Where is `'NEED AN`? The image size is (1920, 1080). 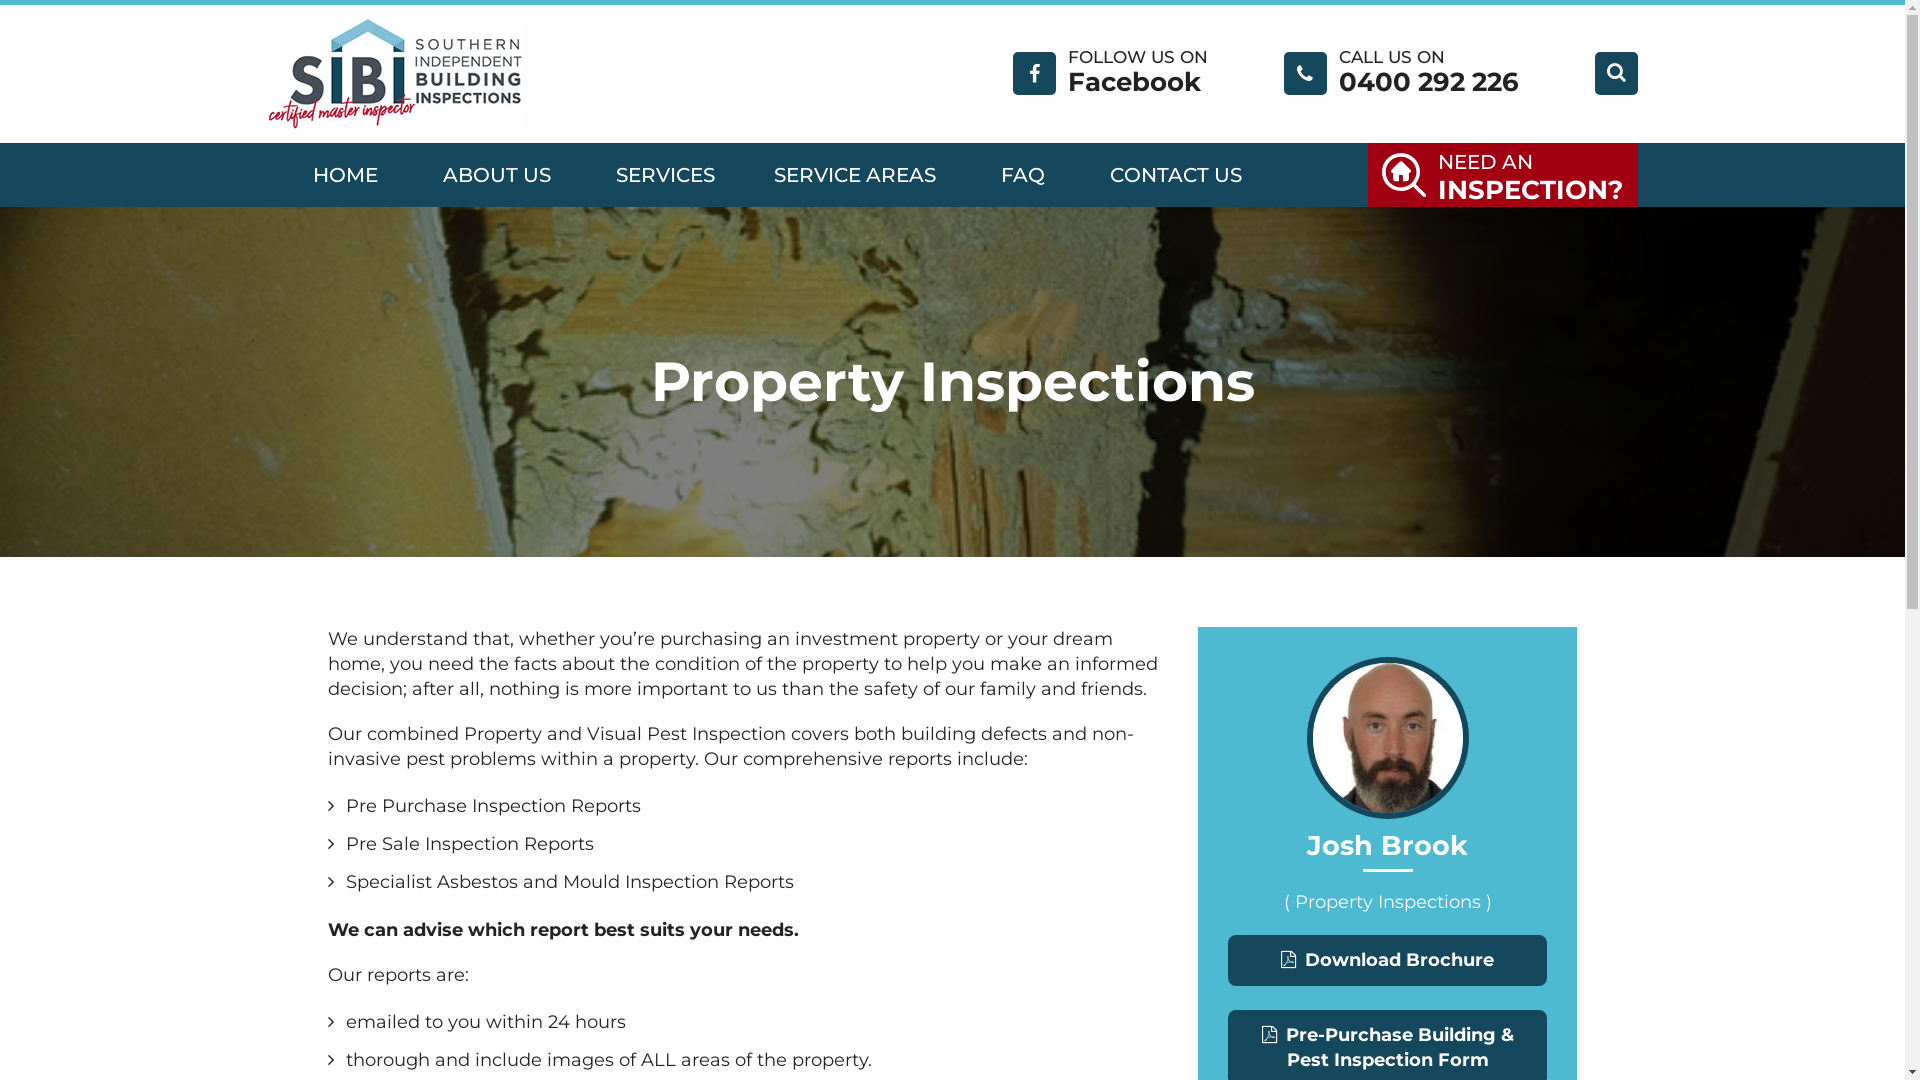
'NEED AN is located at coordinates (1502, 173).